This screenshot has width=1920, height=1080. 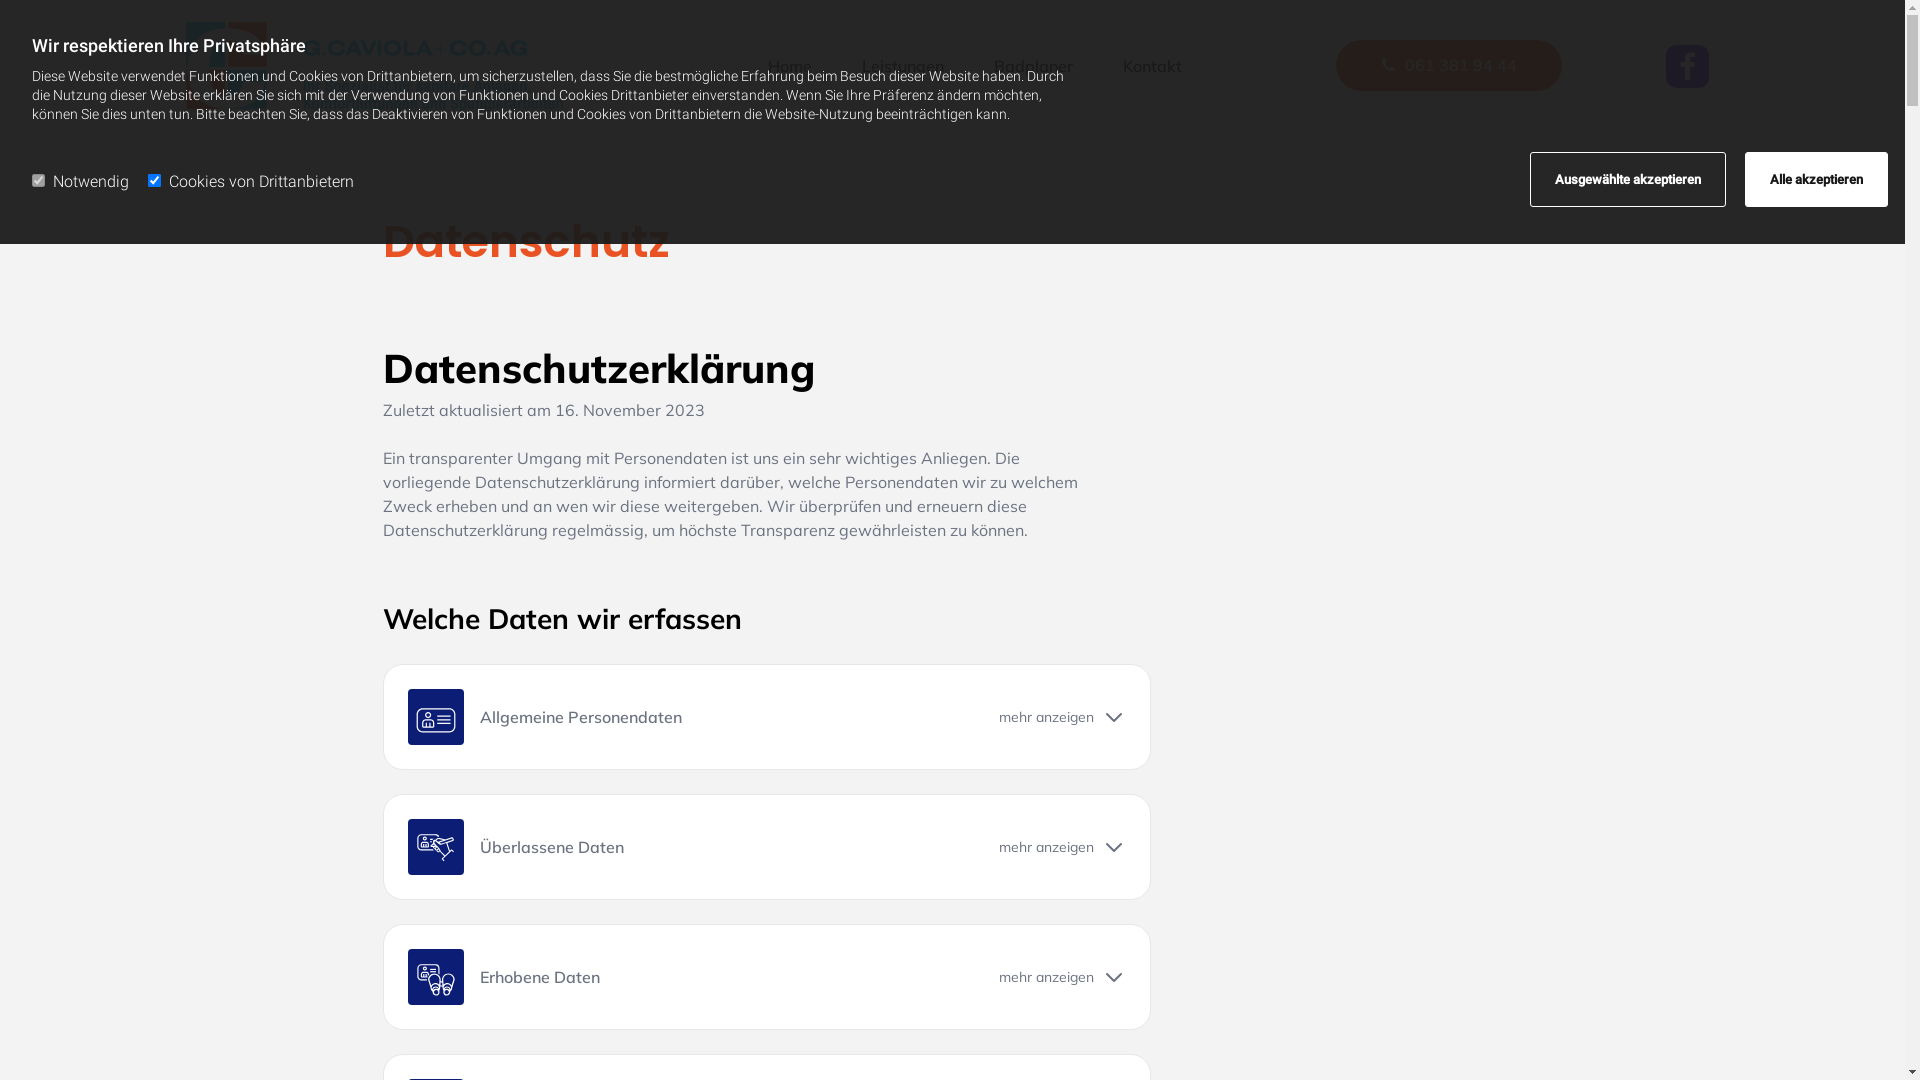 I want to click on 'Home', so click(x=757, y=65).